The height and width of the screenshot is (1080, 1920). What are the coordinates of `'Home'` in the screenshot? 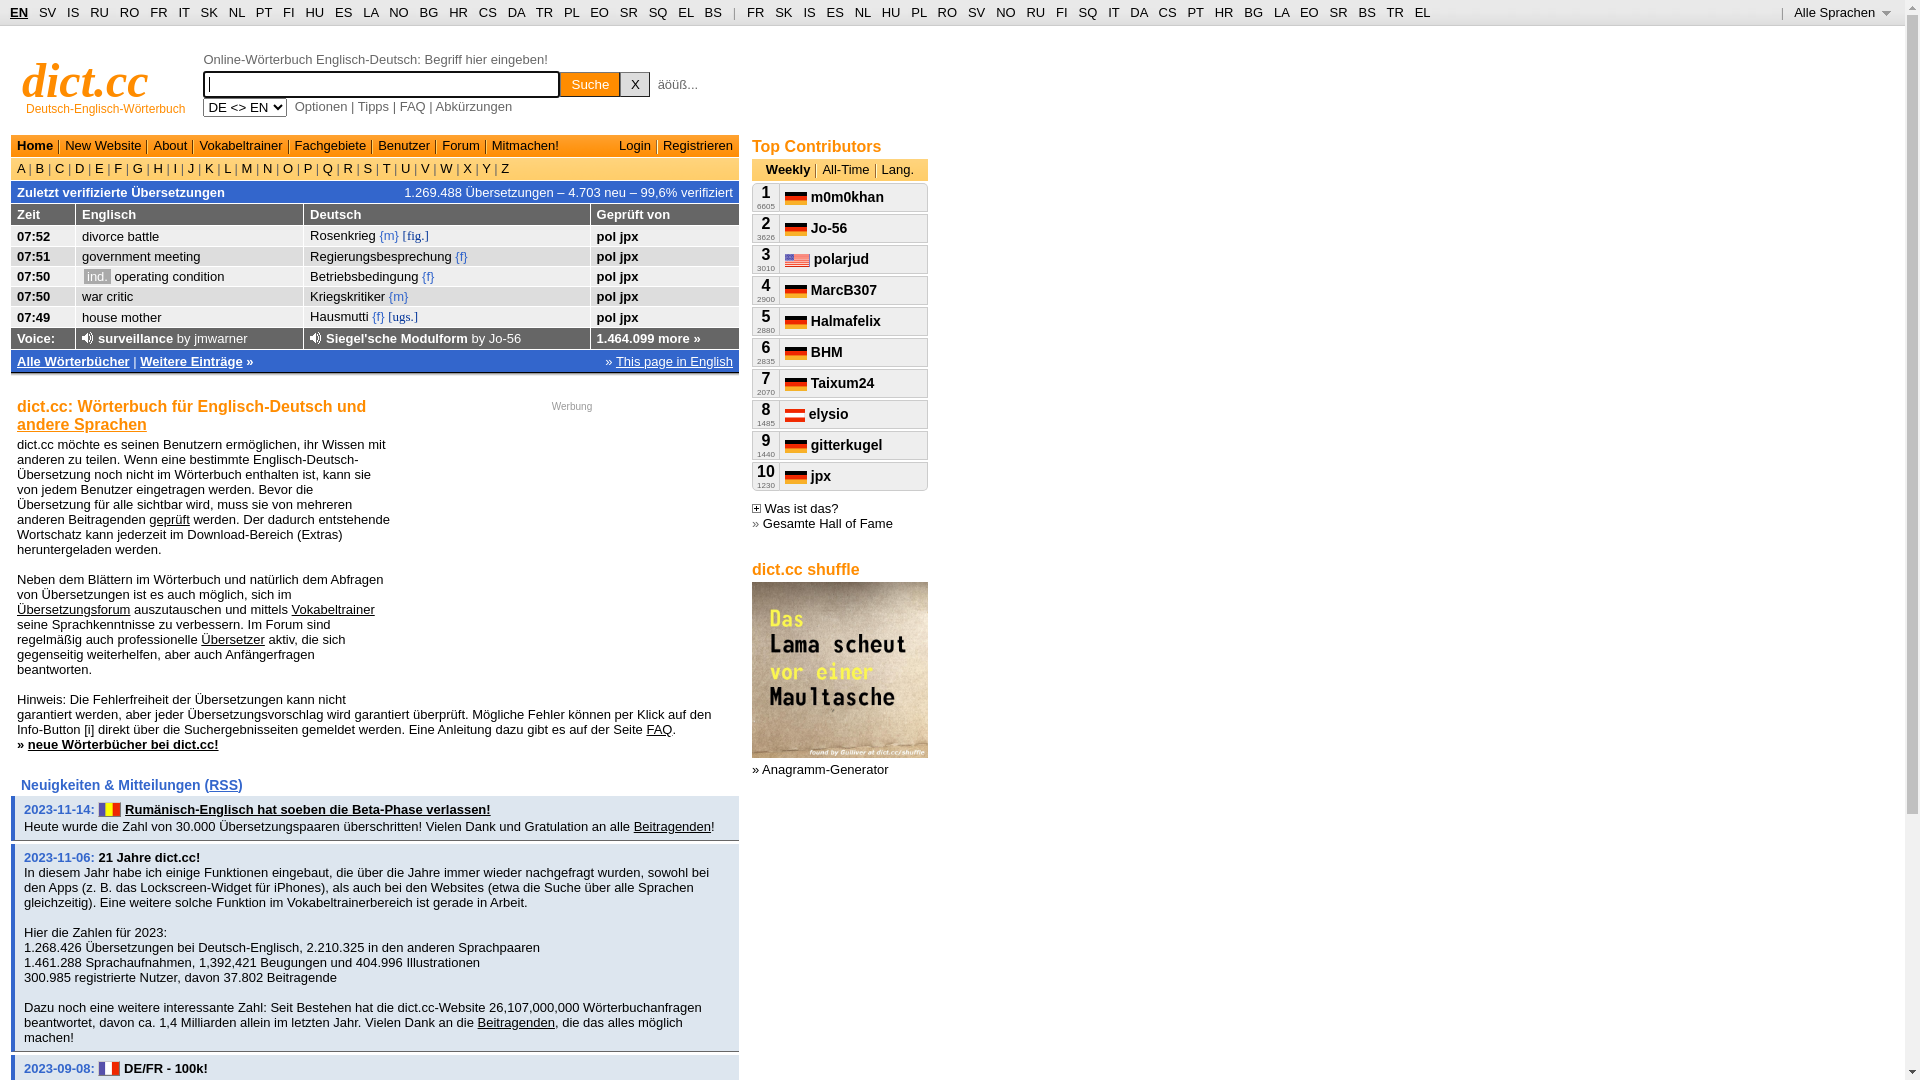 It's located at (17, 144).